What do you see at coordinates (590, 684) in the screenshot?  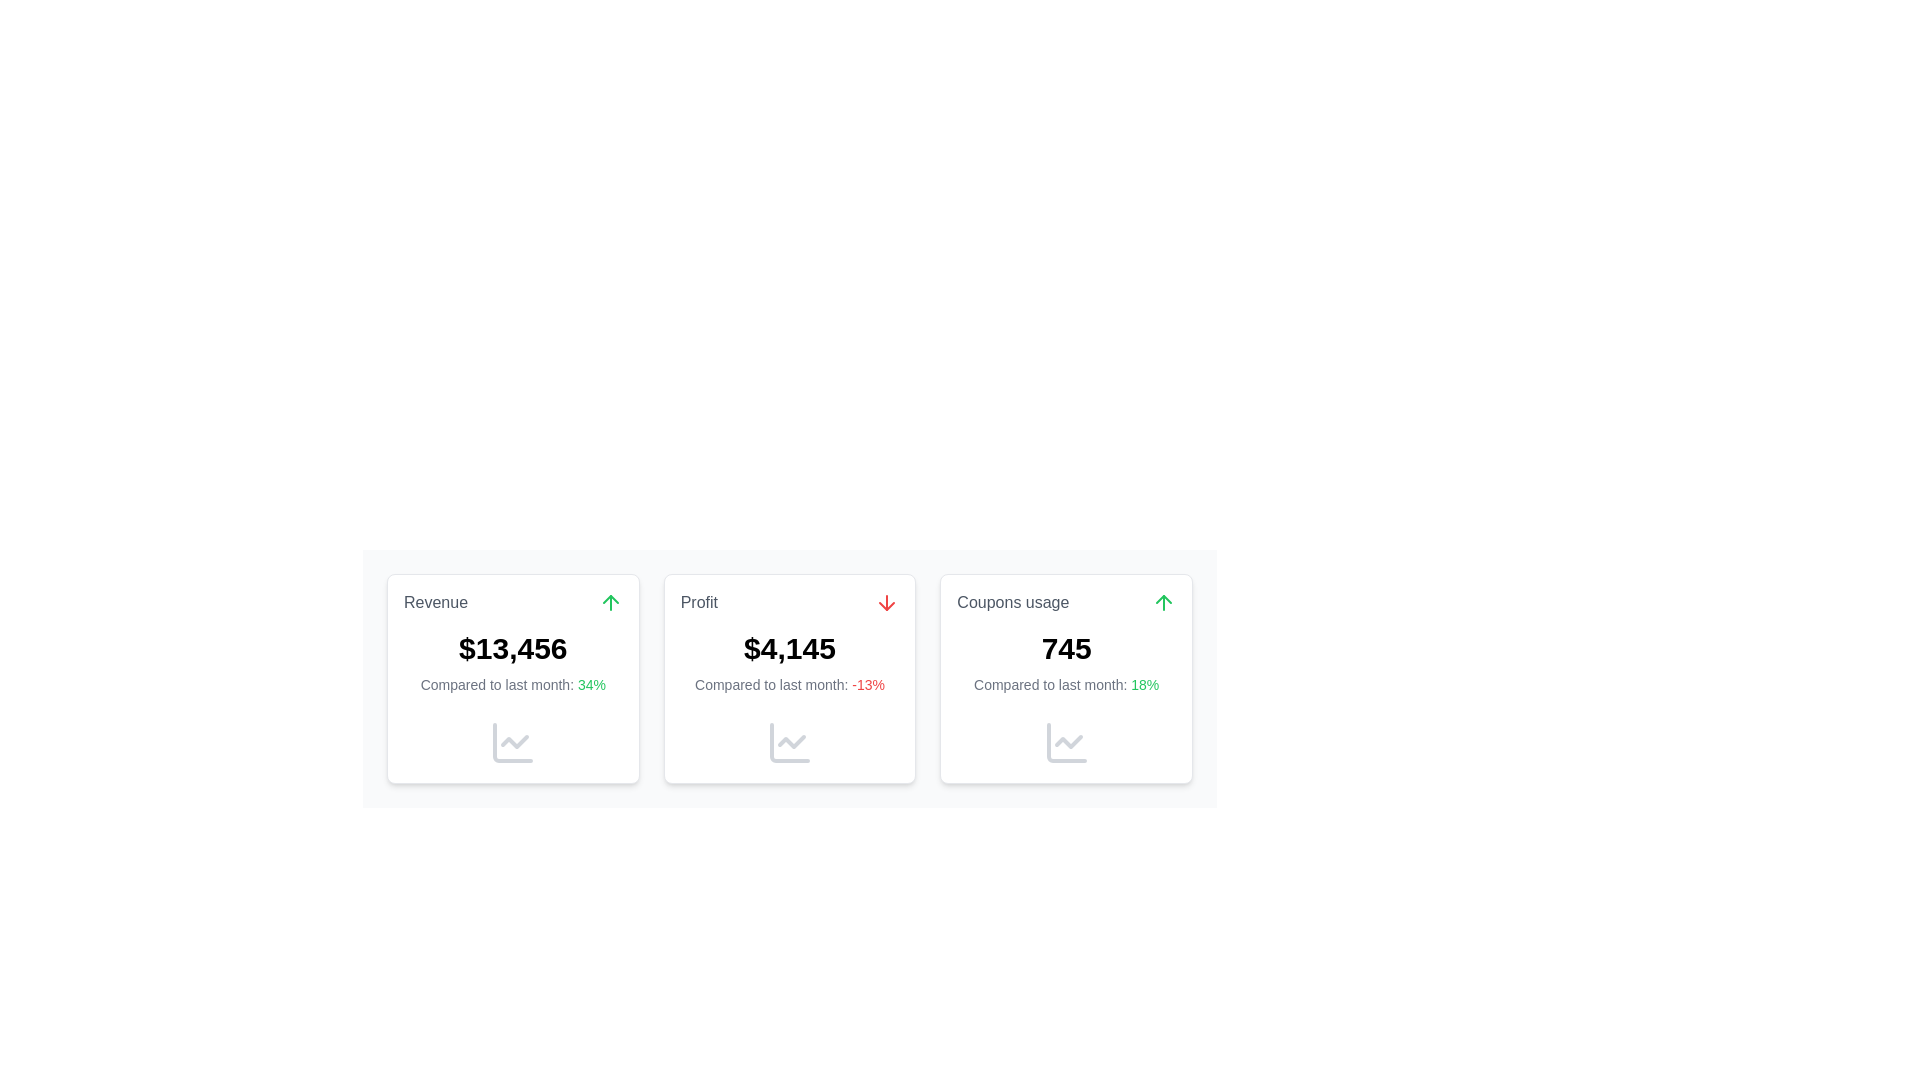 I see `text displaying the percentage increase '34%' located at the bottom of the first card, which follows the main numerical value and is part of the sentence 'Compared to last month: 34%'` at bounding box center [590, 684].